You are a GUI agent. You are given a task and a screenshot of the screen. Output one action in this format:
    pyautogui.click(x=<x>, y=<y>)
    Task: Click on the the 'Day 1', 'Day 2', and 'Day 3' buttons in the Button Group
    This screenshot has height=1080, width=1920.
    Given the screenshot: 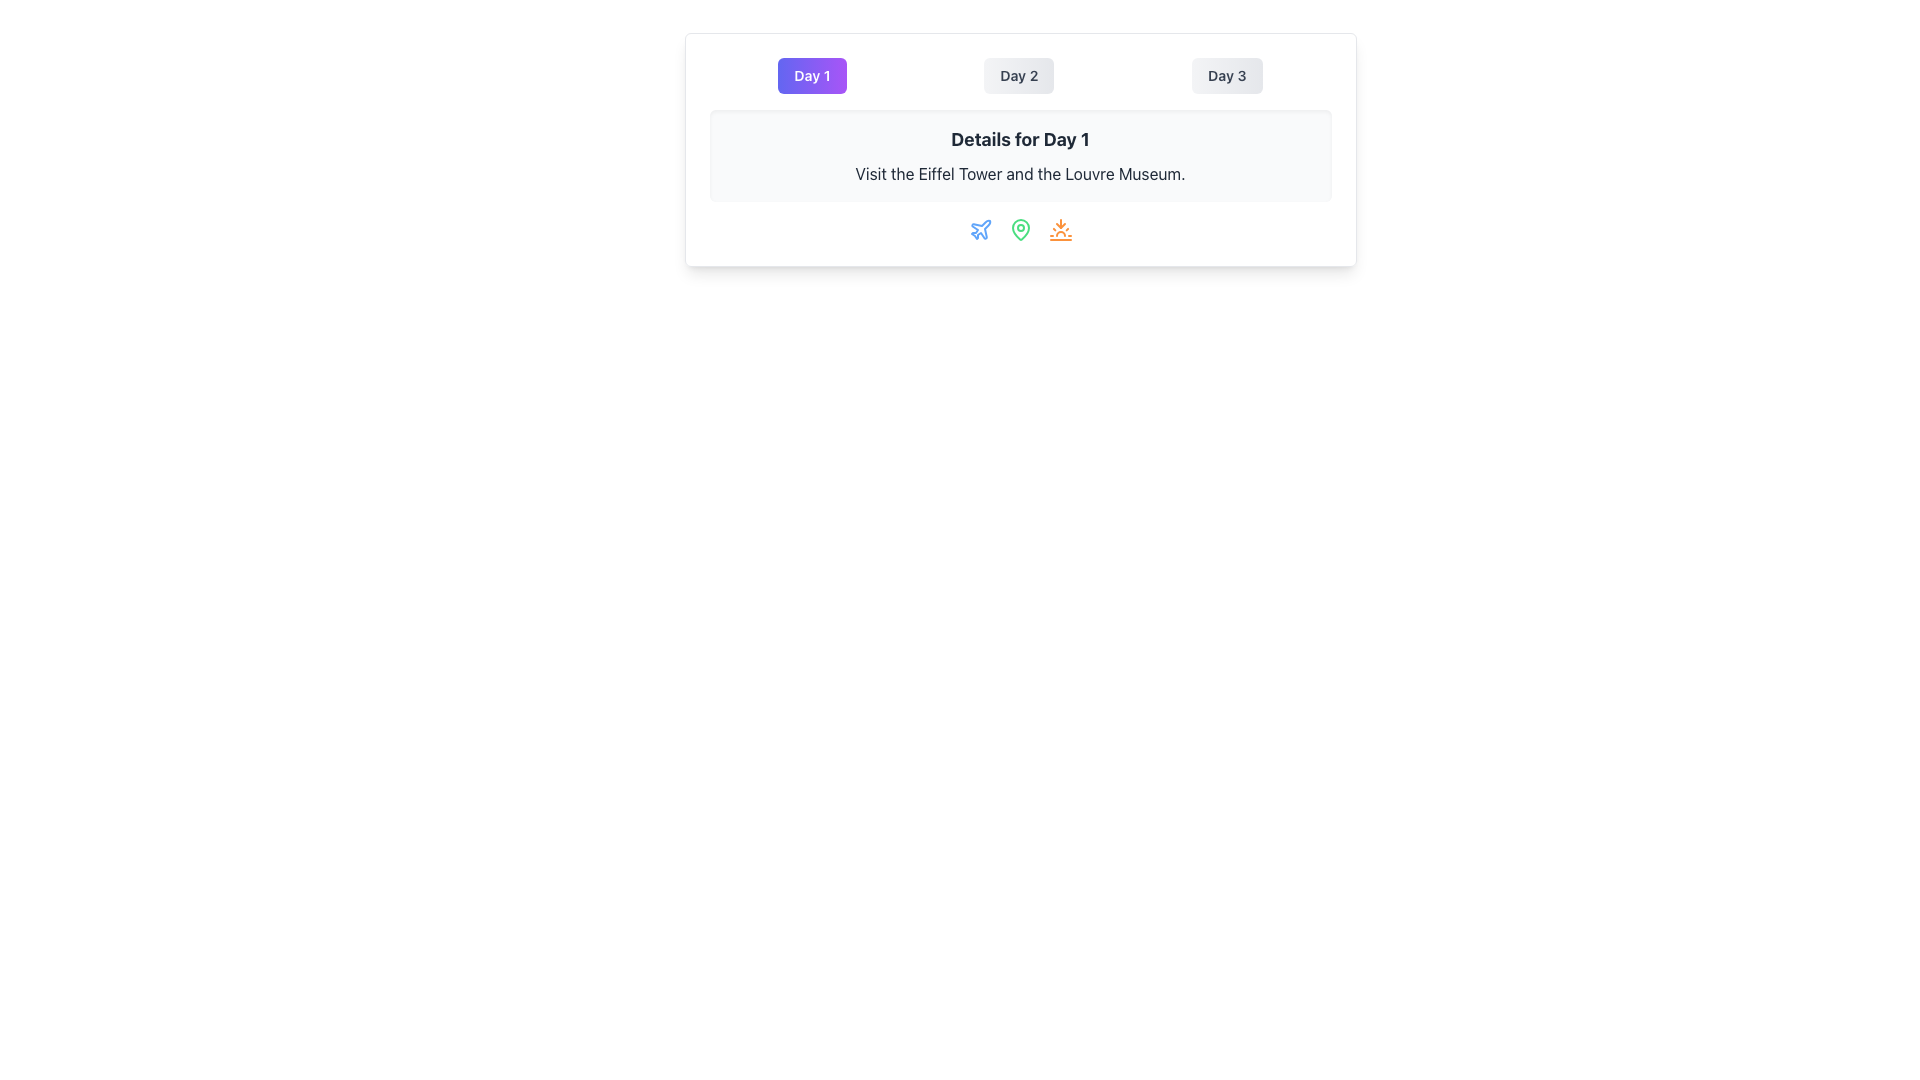 What is the action you would take?
    pyautogui.click(x=1020, y=75)
    